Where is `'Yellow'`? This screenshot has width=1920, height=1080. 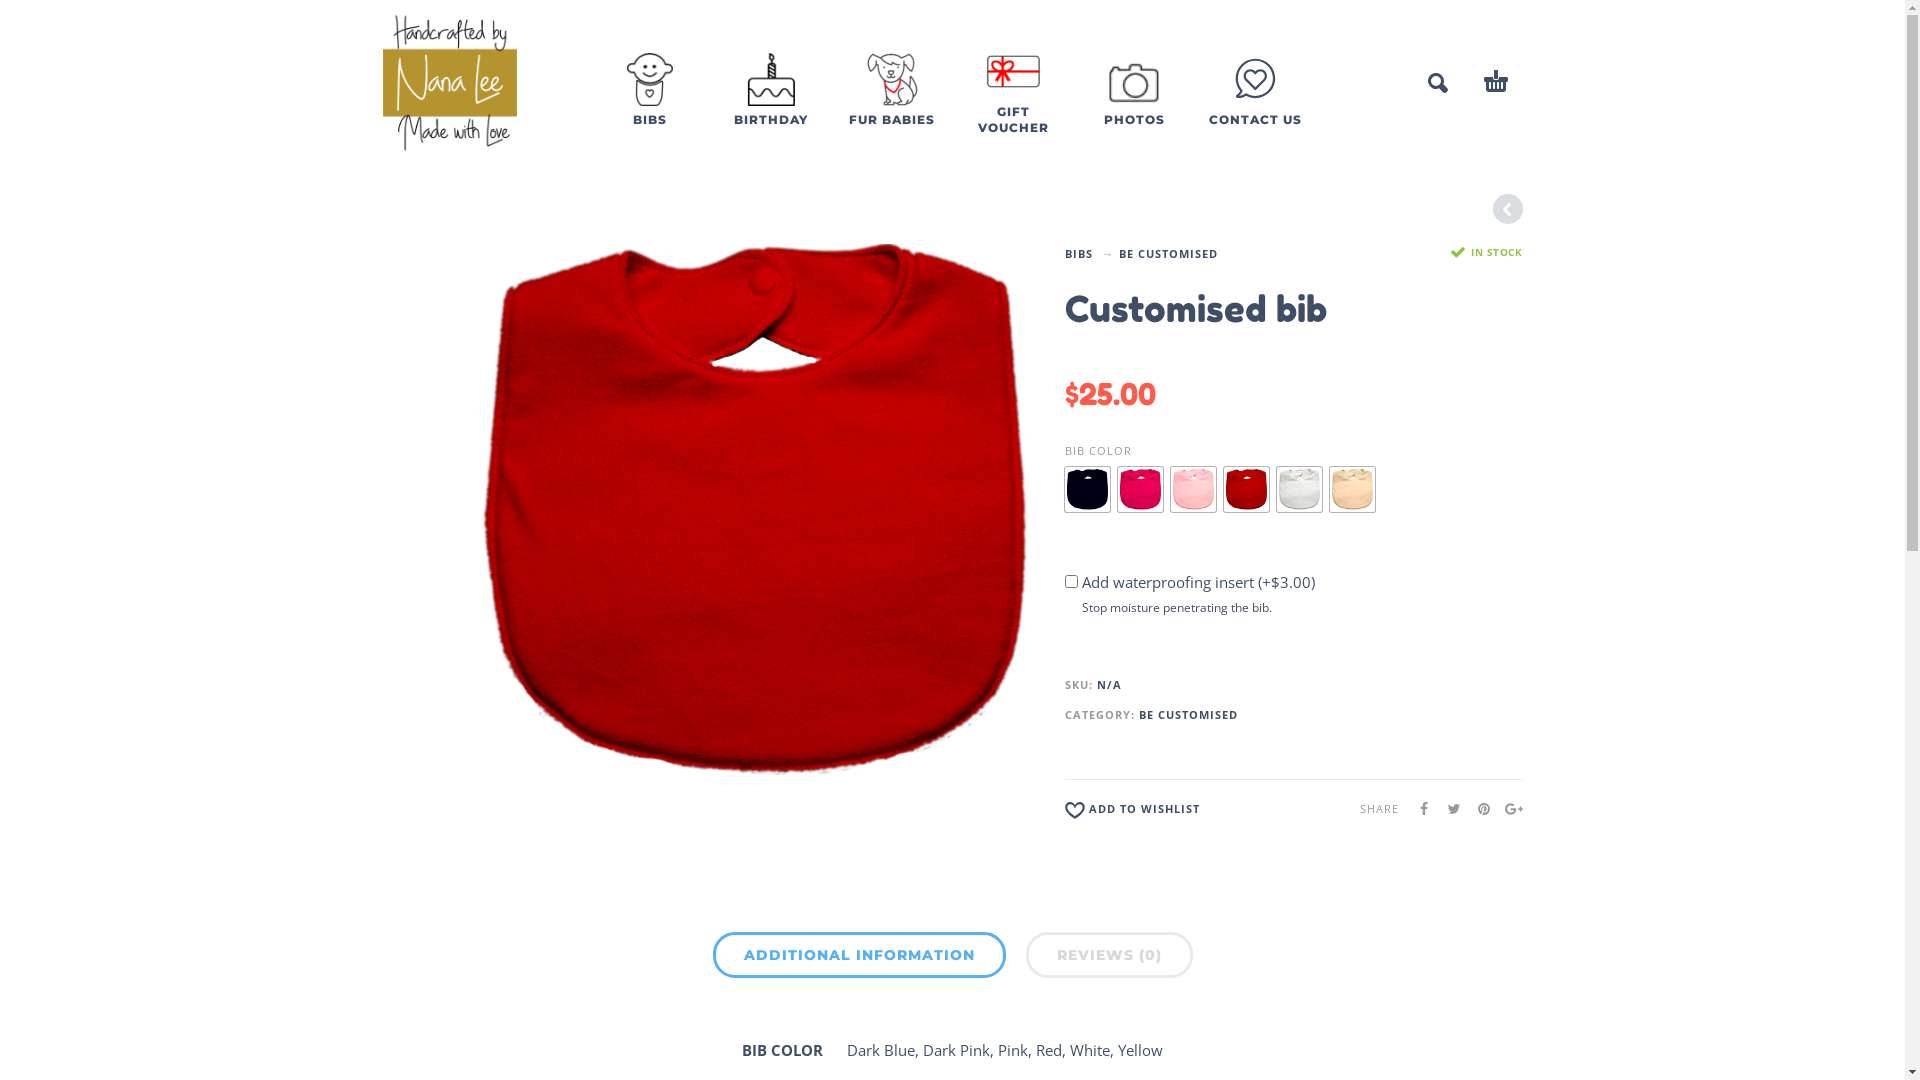
'Yellow' is located at coordinates (1352, 489).